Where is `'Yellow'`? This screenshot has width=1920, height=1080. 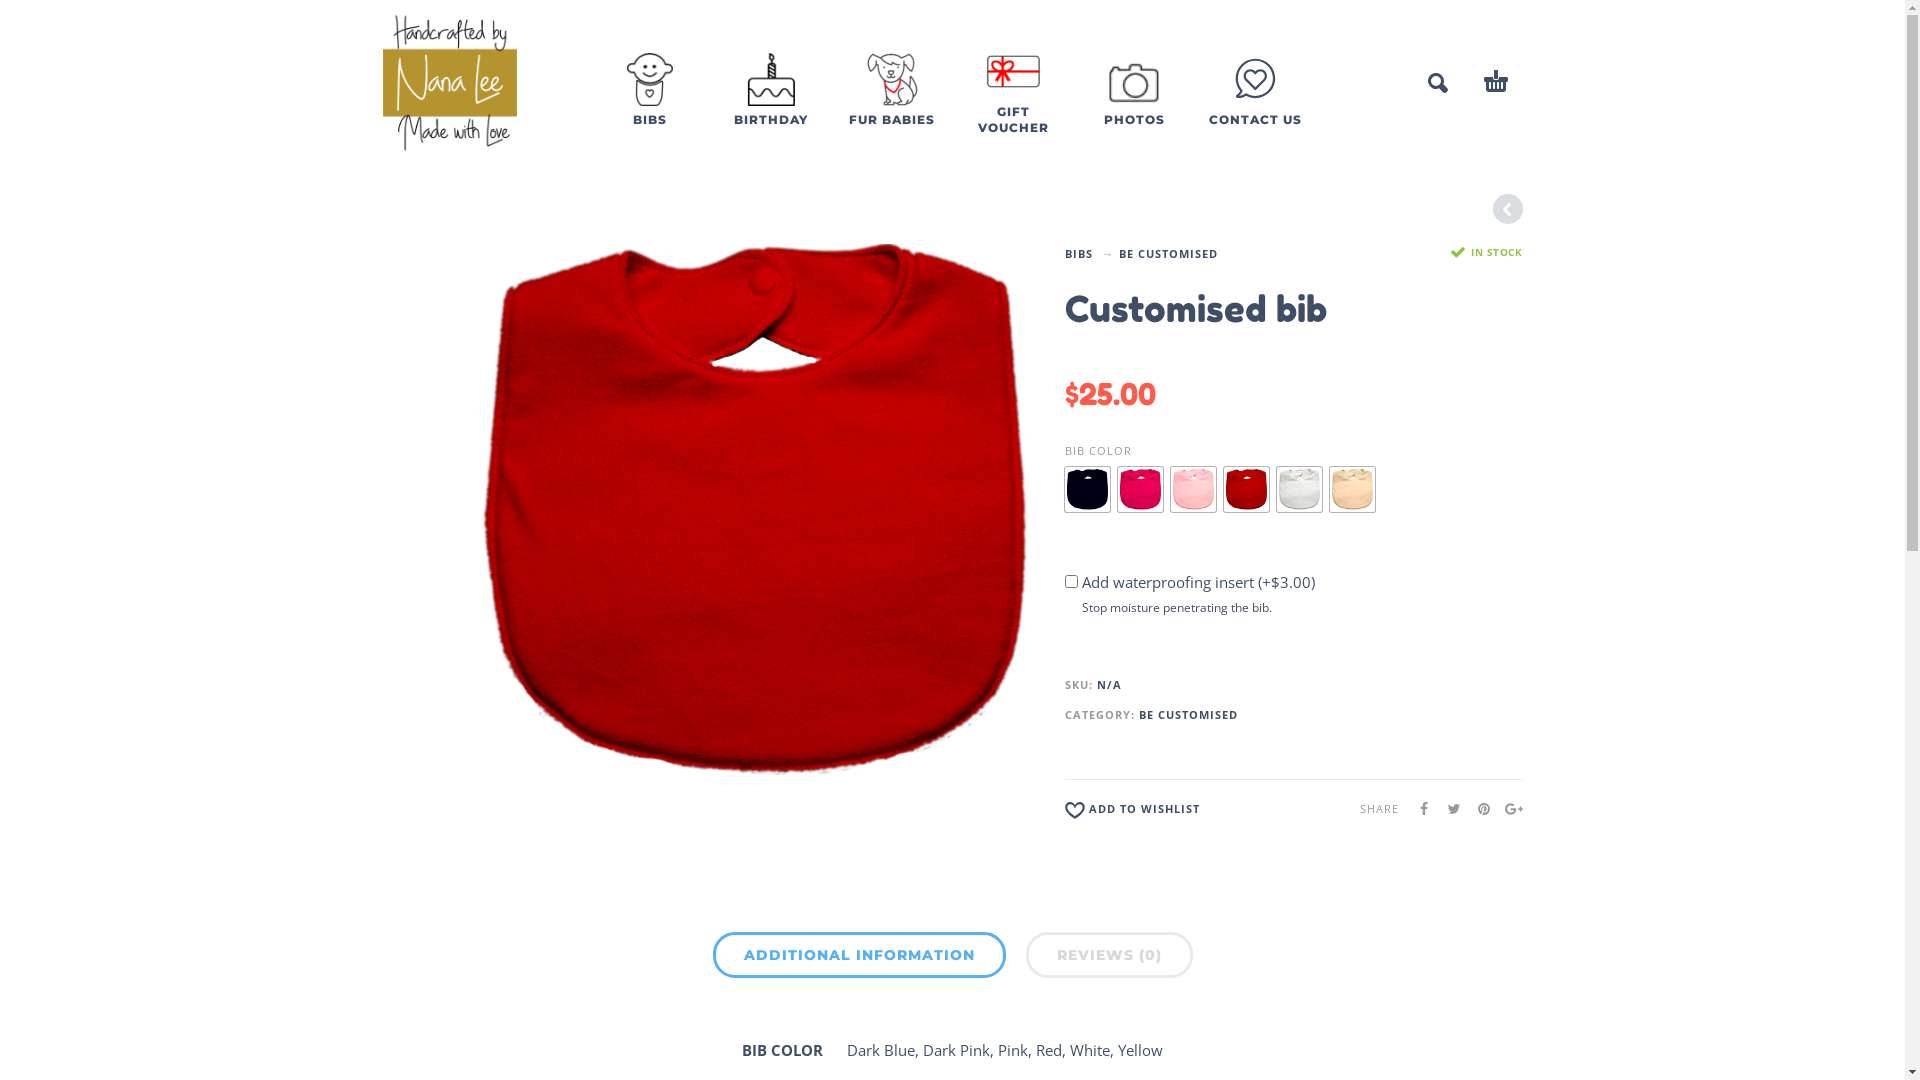
'Yellow' is located at coordinates (1352, 489).